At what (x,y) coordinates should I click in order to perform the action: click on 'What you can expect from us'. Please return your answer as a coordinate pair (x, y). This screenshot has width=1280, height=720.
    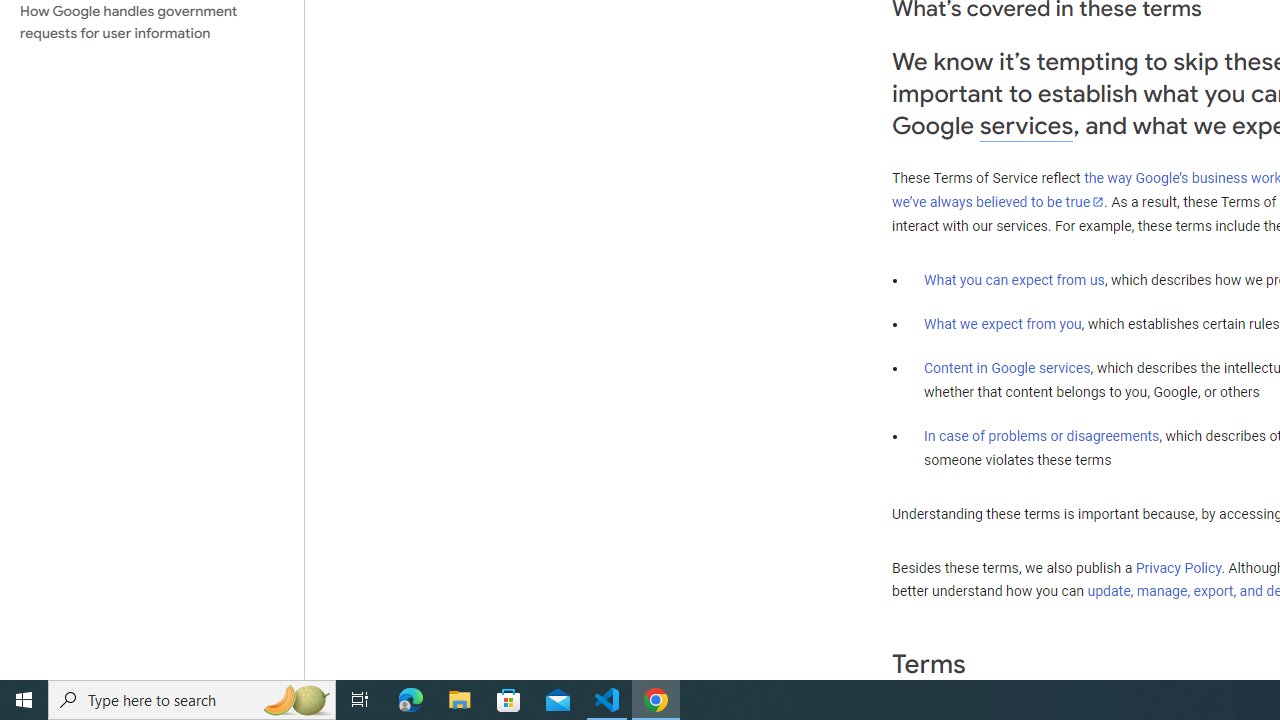
    Looking at the image, I should click on (1014, 279).